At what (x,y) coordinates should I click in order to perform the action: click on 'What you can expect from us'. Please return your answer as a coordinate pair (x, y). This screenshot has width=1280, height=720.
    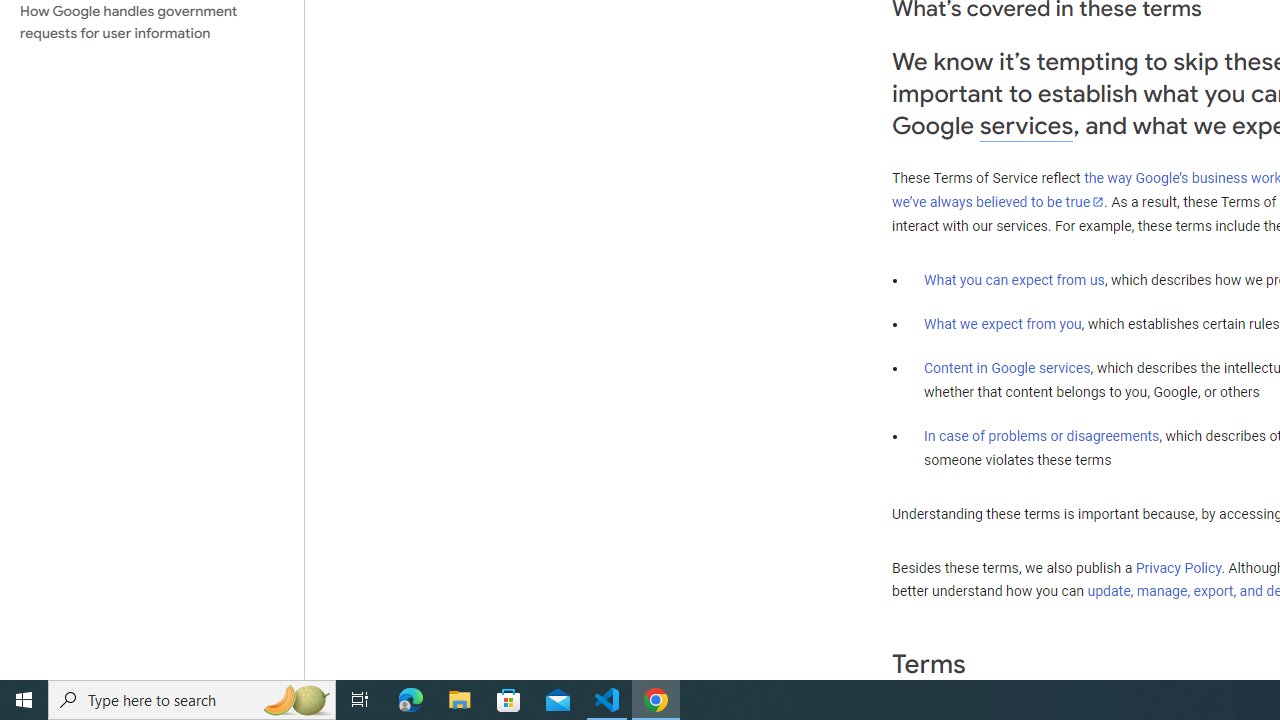
    Looking at the image, I should click on (1014, 279).